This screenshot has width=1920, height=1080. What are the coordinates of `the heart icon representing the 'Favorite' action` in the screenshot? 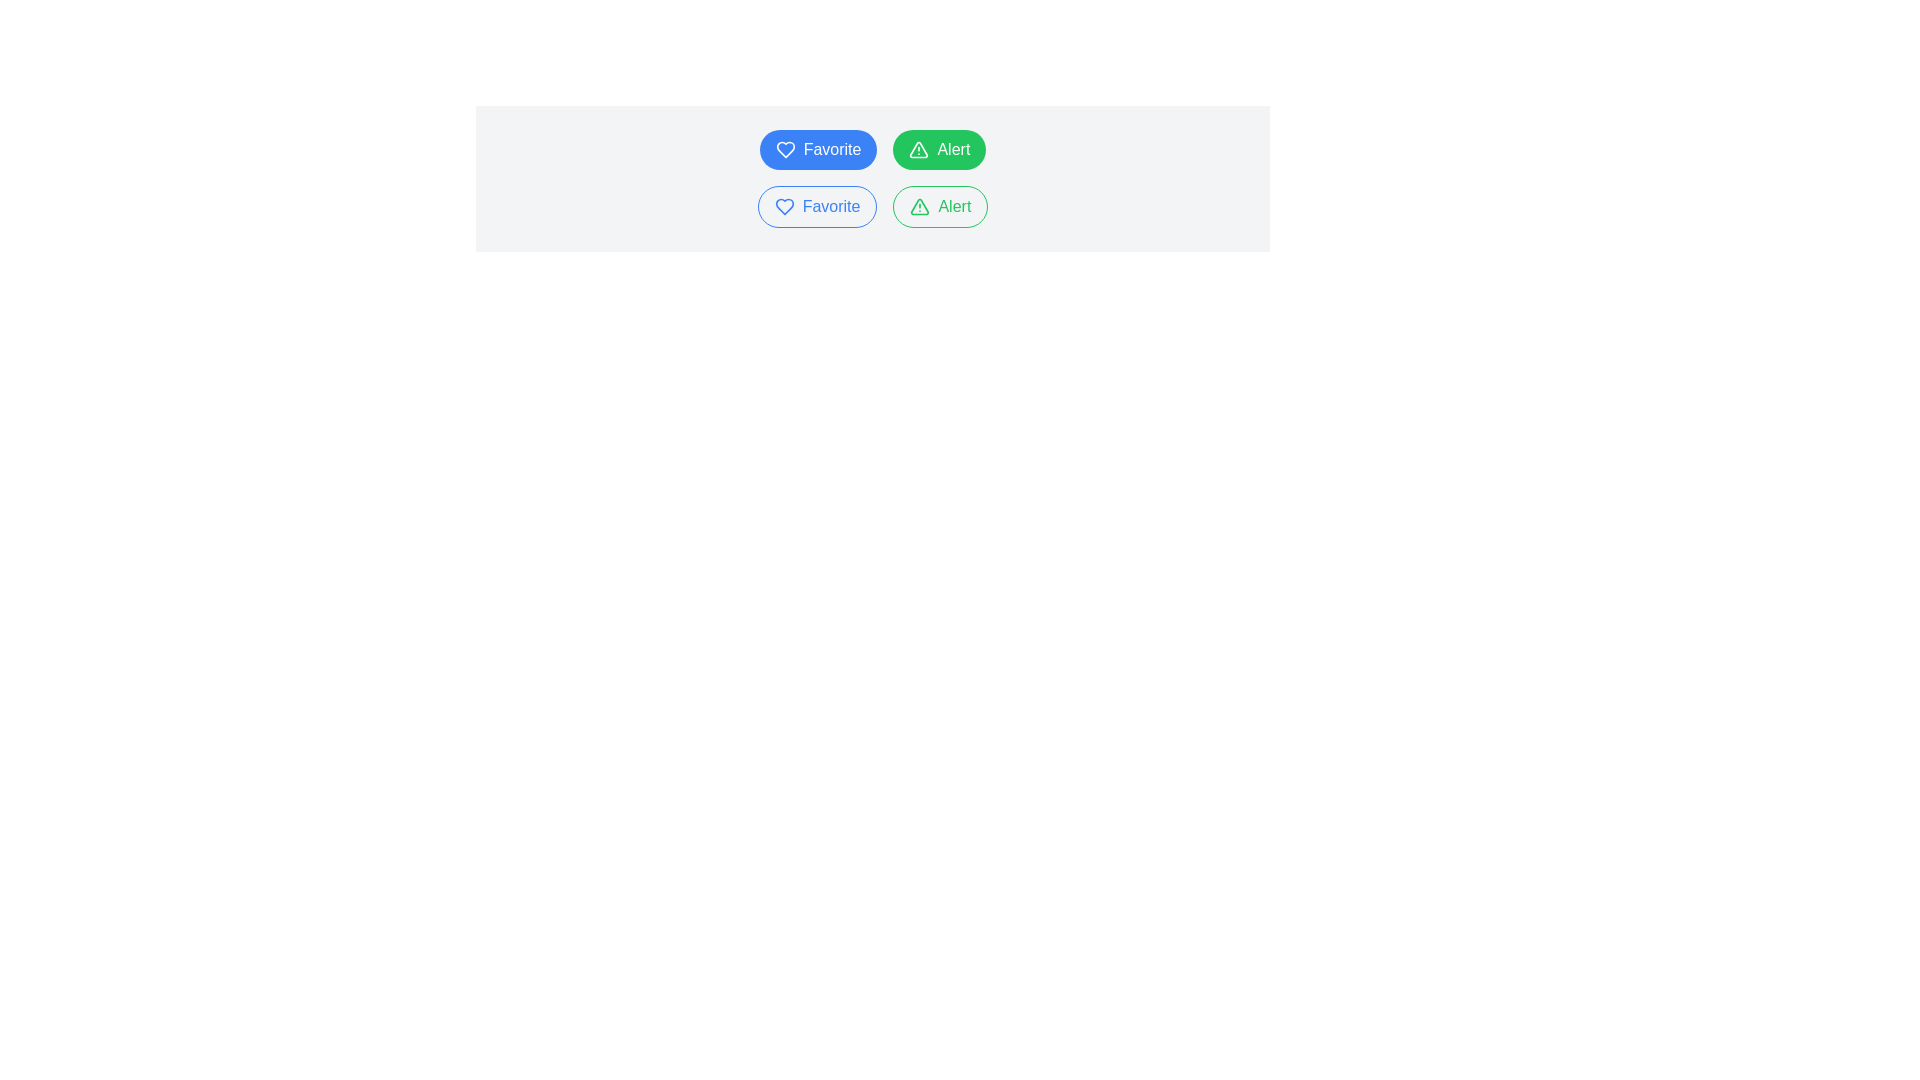 It's located at (783, 207).